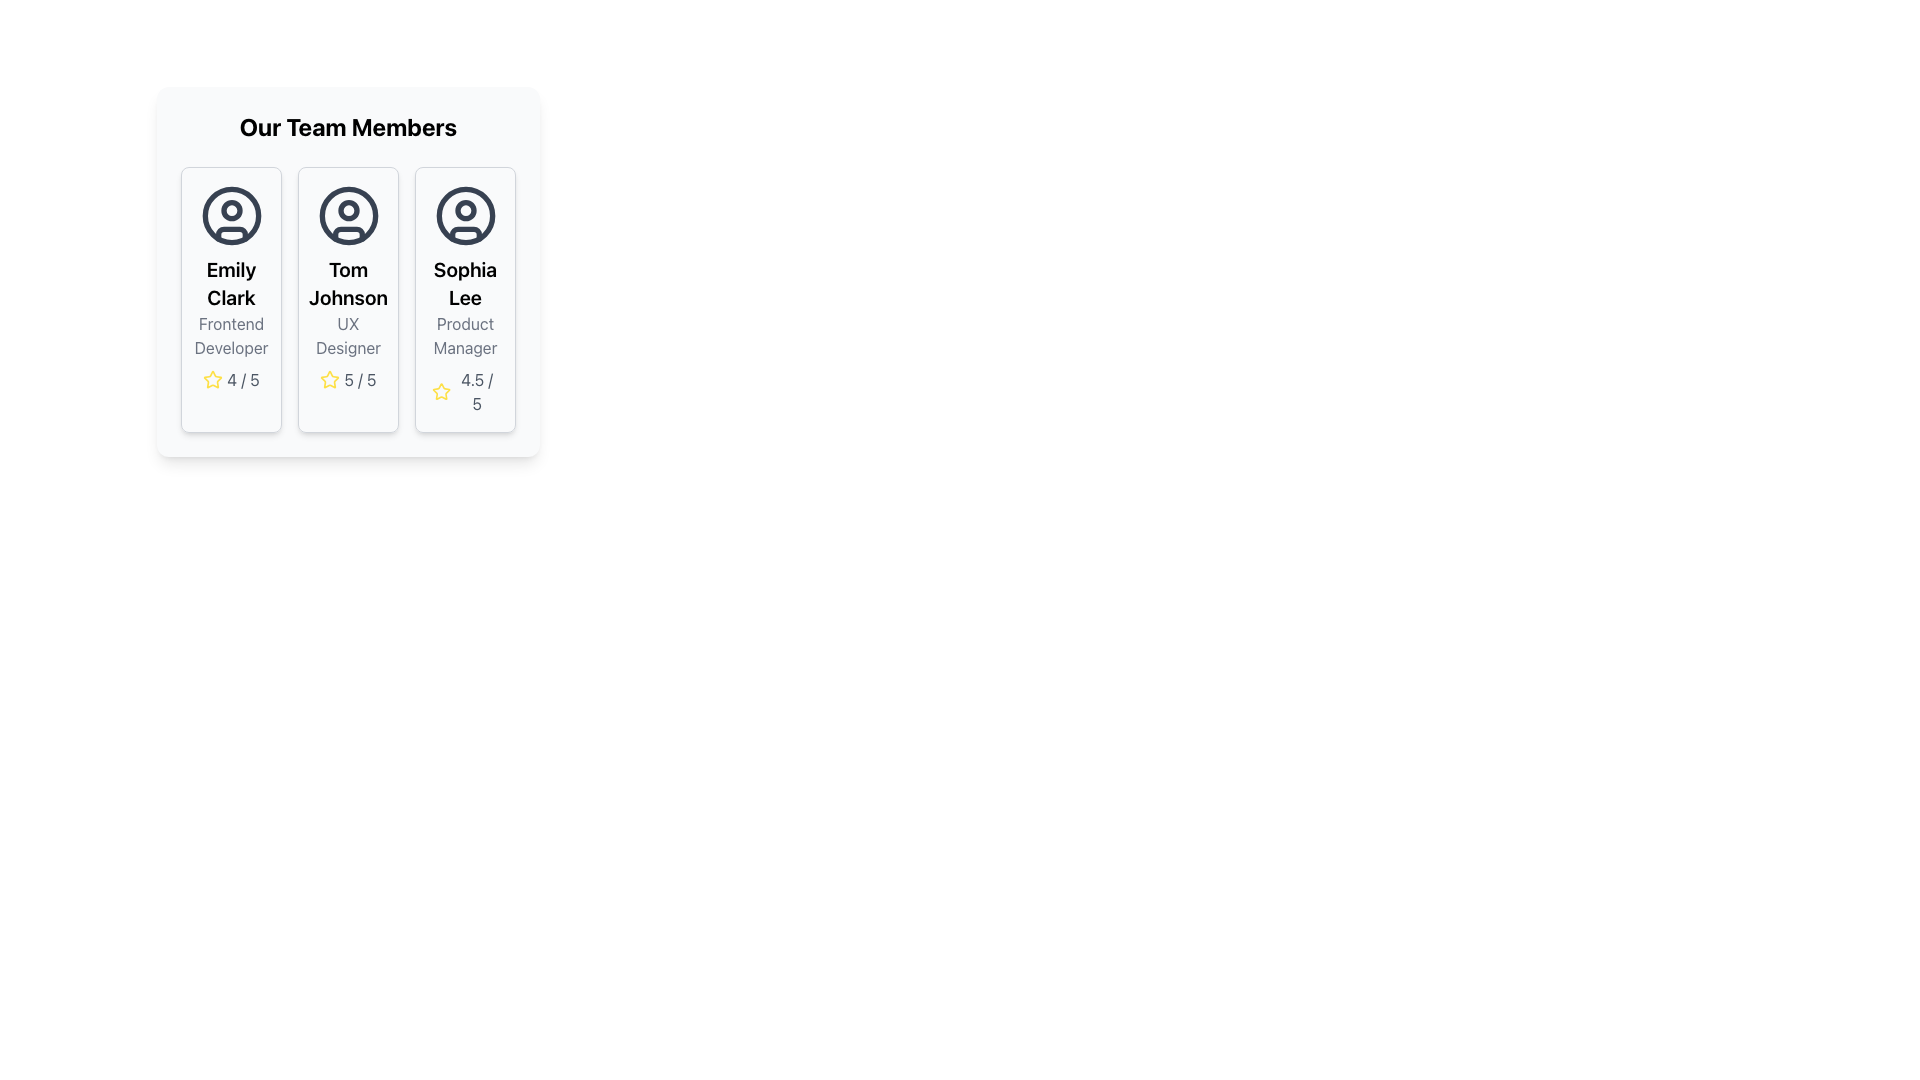  I want to click on the text label displaying 'Our Team Members', so click(348, 127).